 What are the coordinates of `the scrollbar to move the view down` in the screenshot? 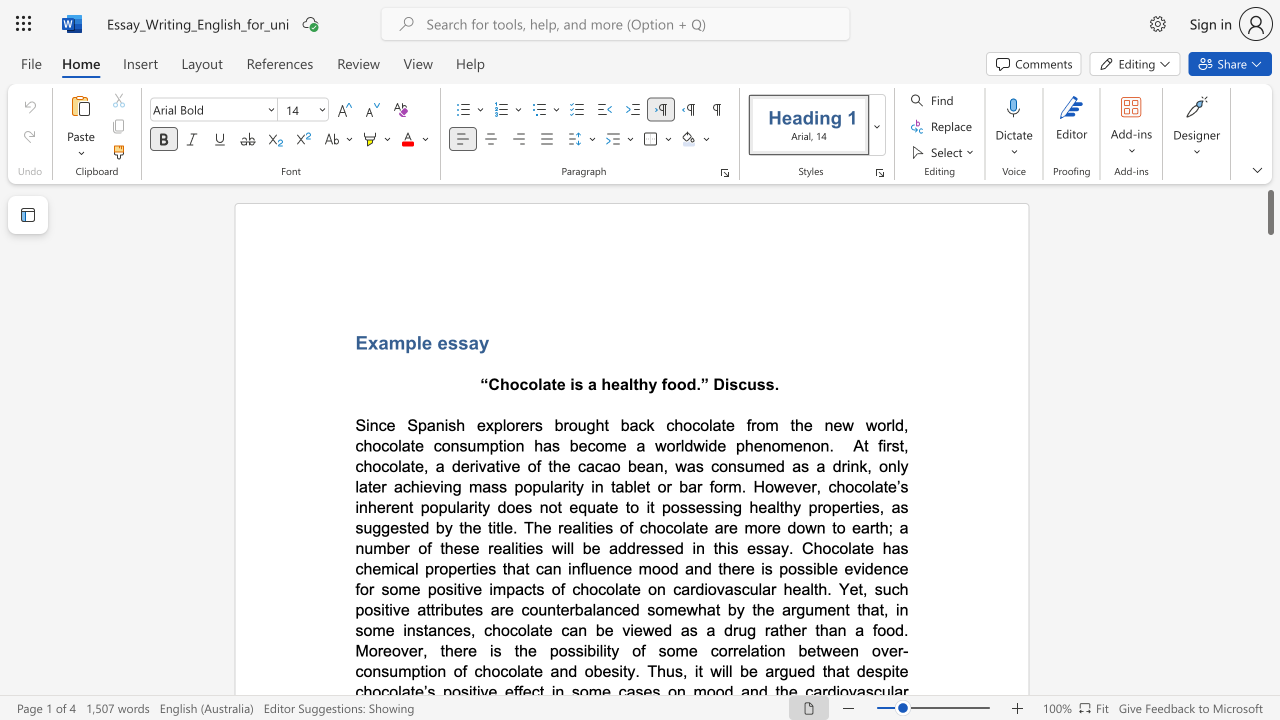 It's located at (1269, 248).